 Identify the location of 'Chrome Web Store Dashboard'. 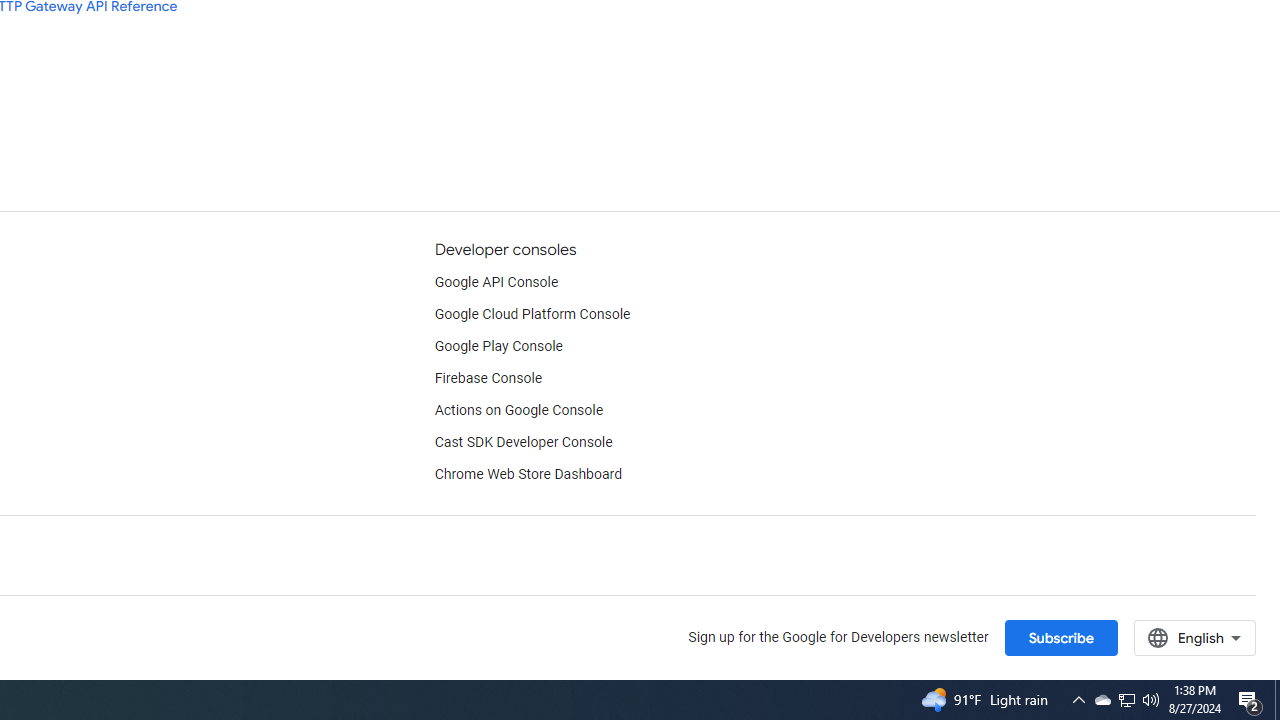
(528, 475).